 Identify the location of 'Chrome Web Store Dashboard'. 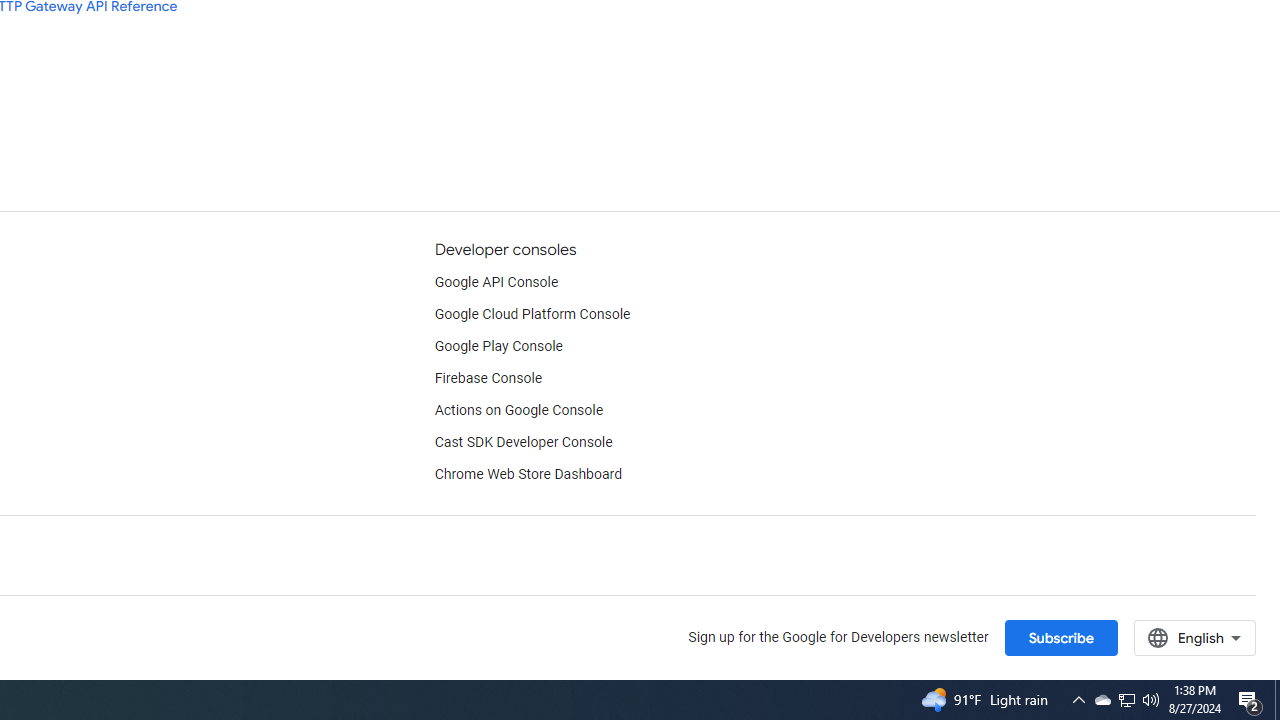
(528, 475).